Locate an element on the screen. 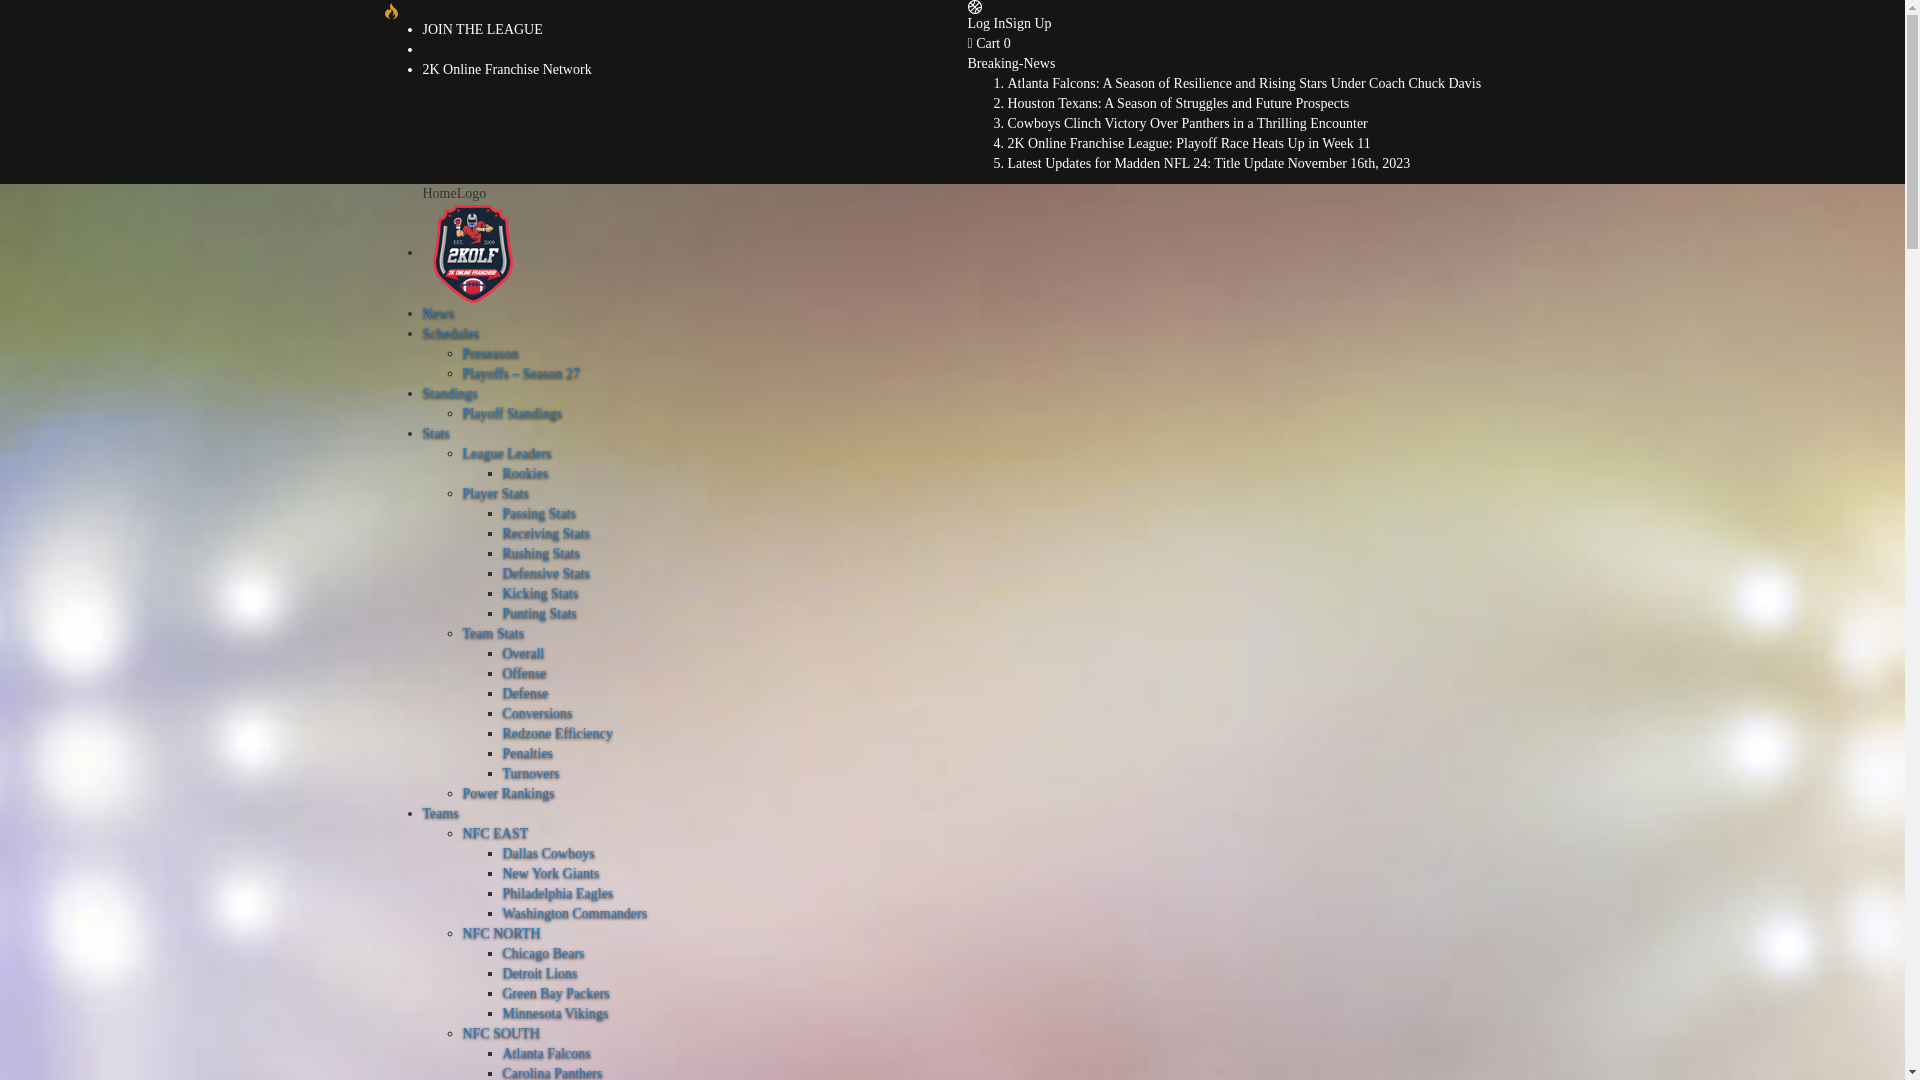  'NFC NORTH' is located at coordinates (500, 933).